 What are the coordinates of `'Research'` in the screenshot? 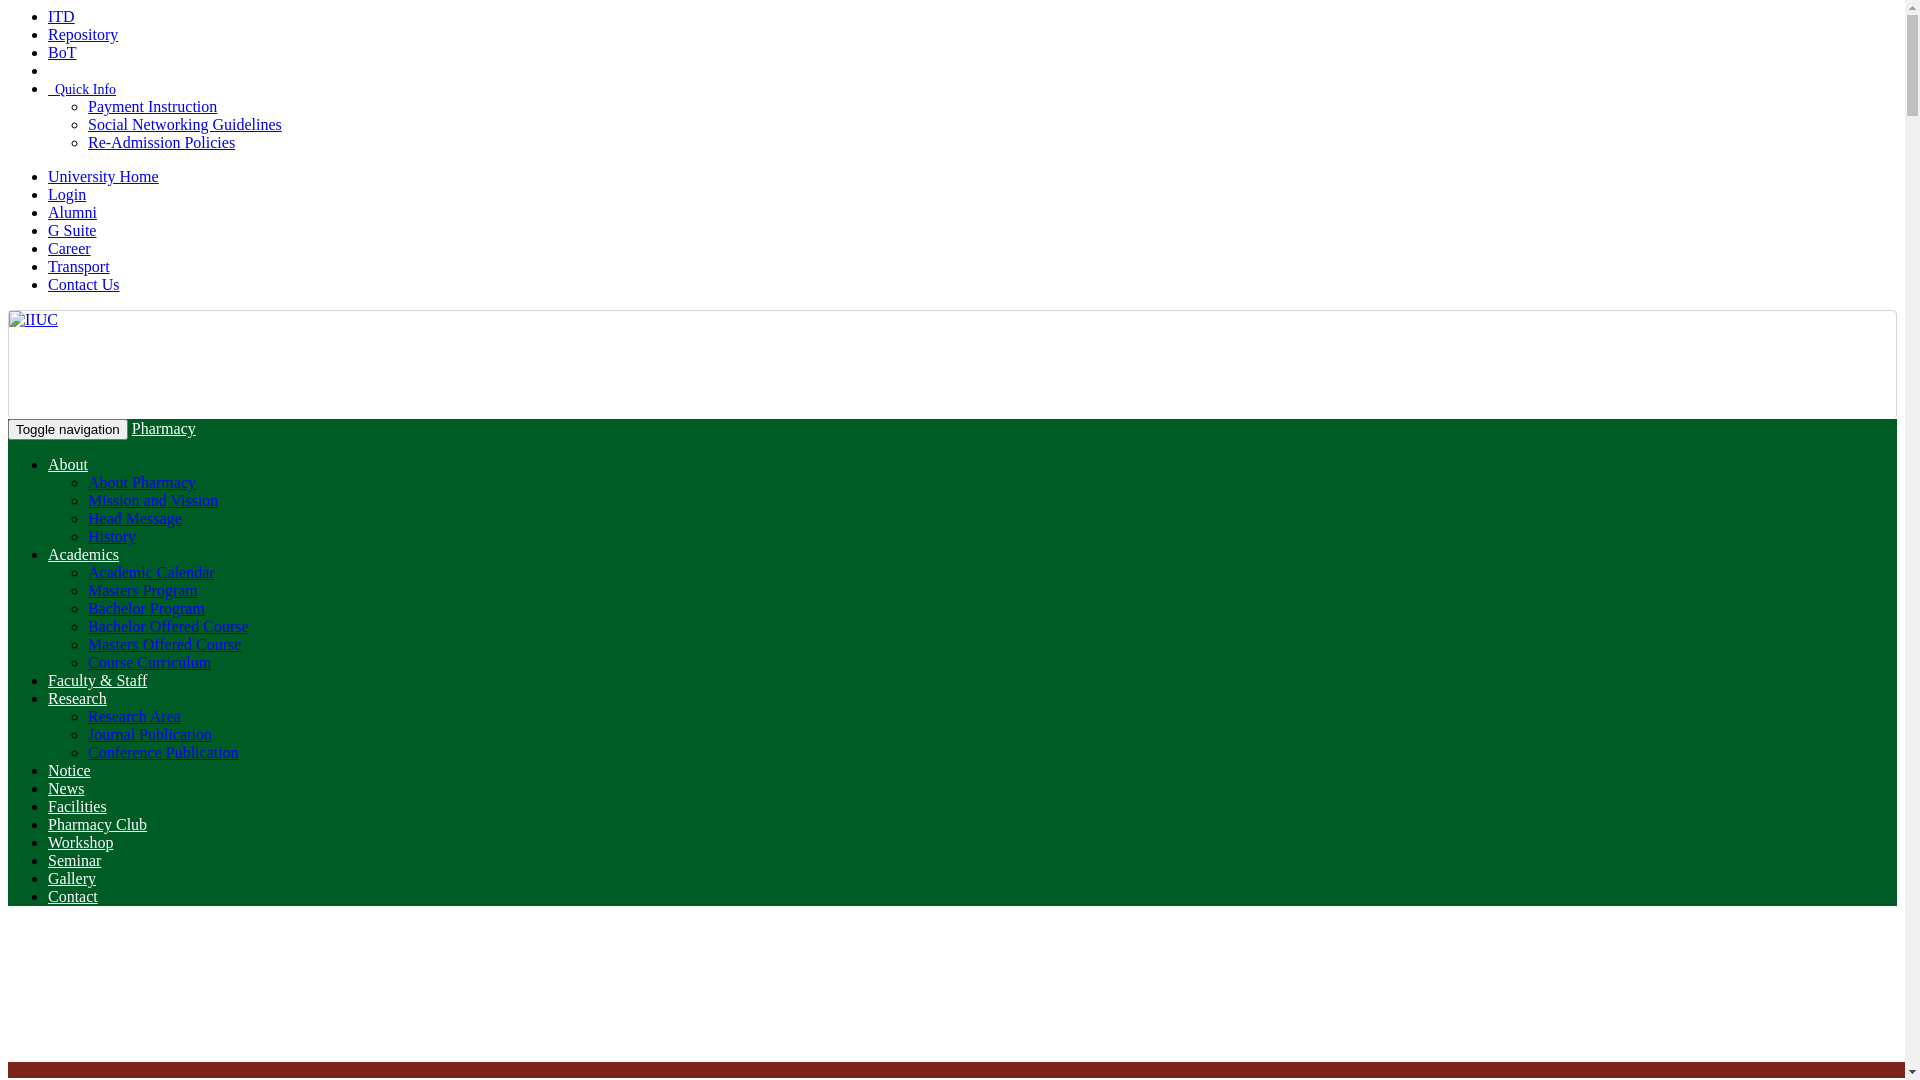 It's located at (48, 697).